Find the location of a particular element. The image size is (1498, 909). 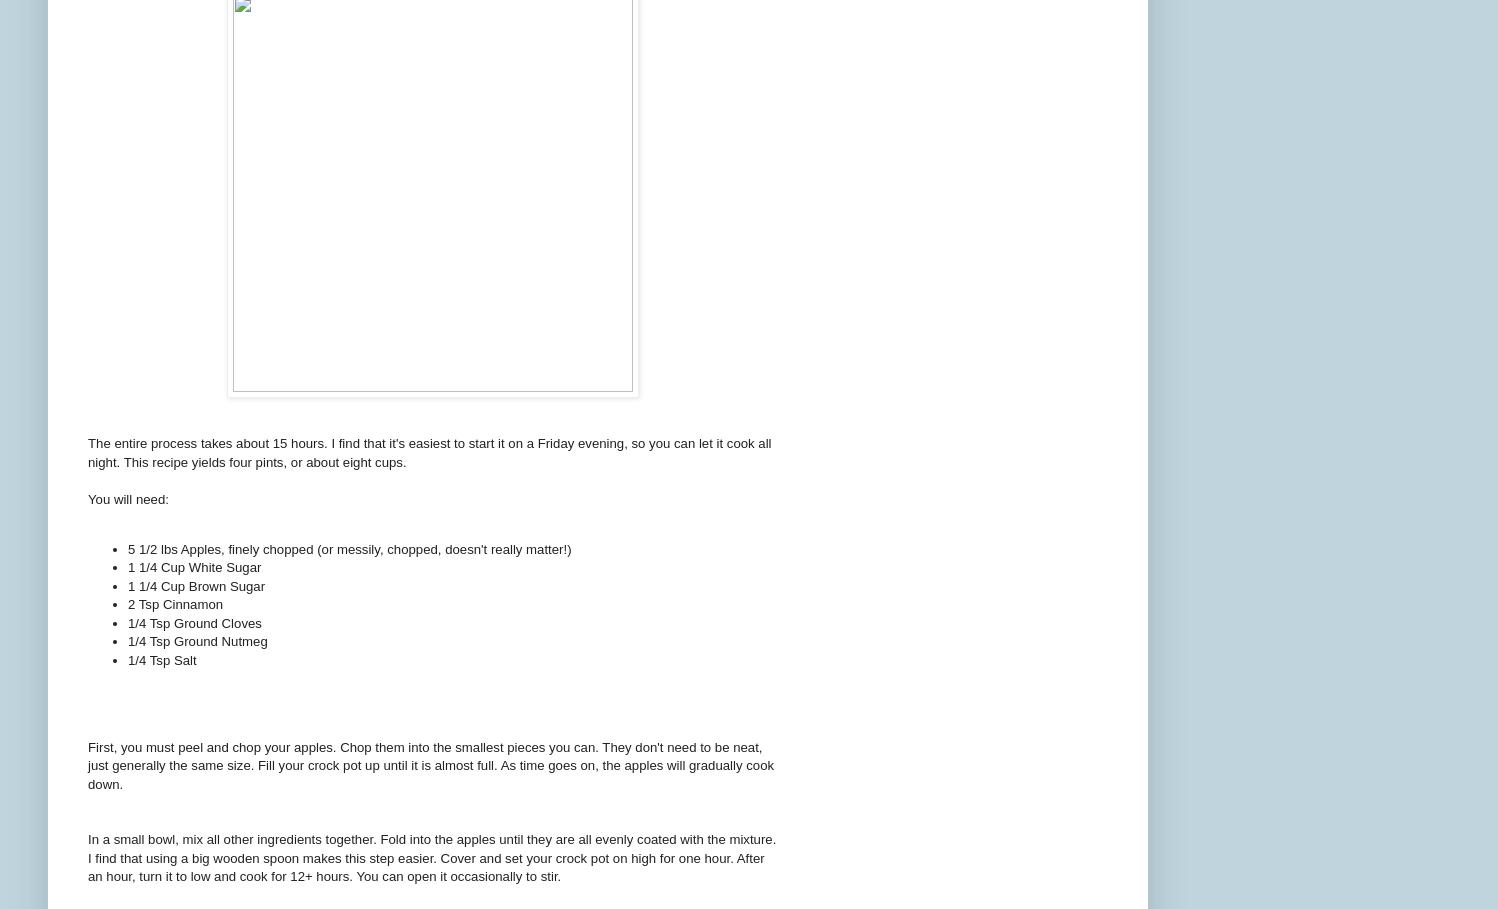

'First, you must peel and chop your apples. Chop them into the smallest pieces you can. They don't need to be neat, just generally the same size. Fill your crock pot up until it is almost full. As time goes on, the apples will gradually cook down.' is located at coordinates (430, 765).